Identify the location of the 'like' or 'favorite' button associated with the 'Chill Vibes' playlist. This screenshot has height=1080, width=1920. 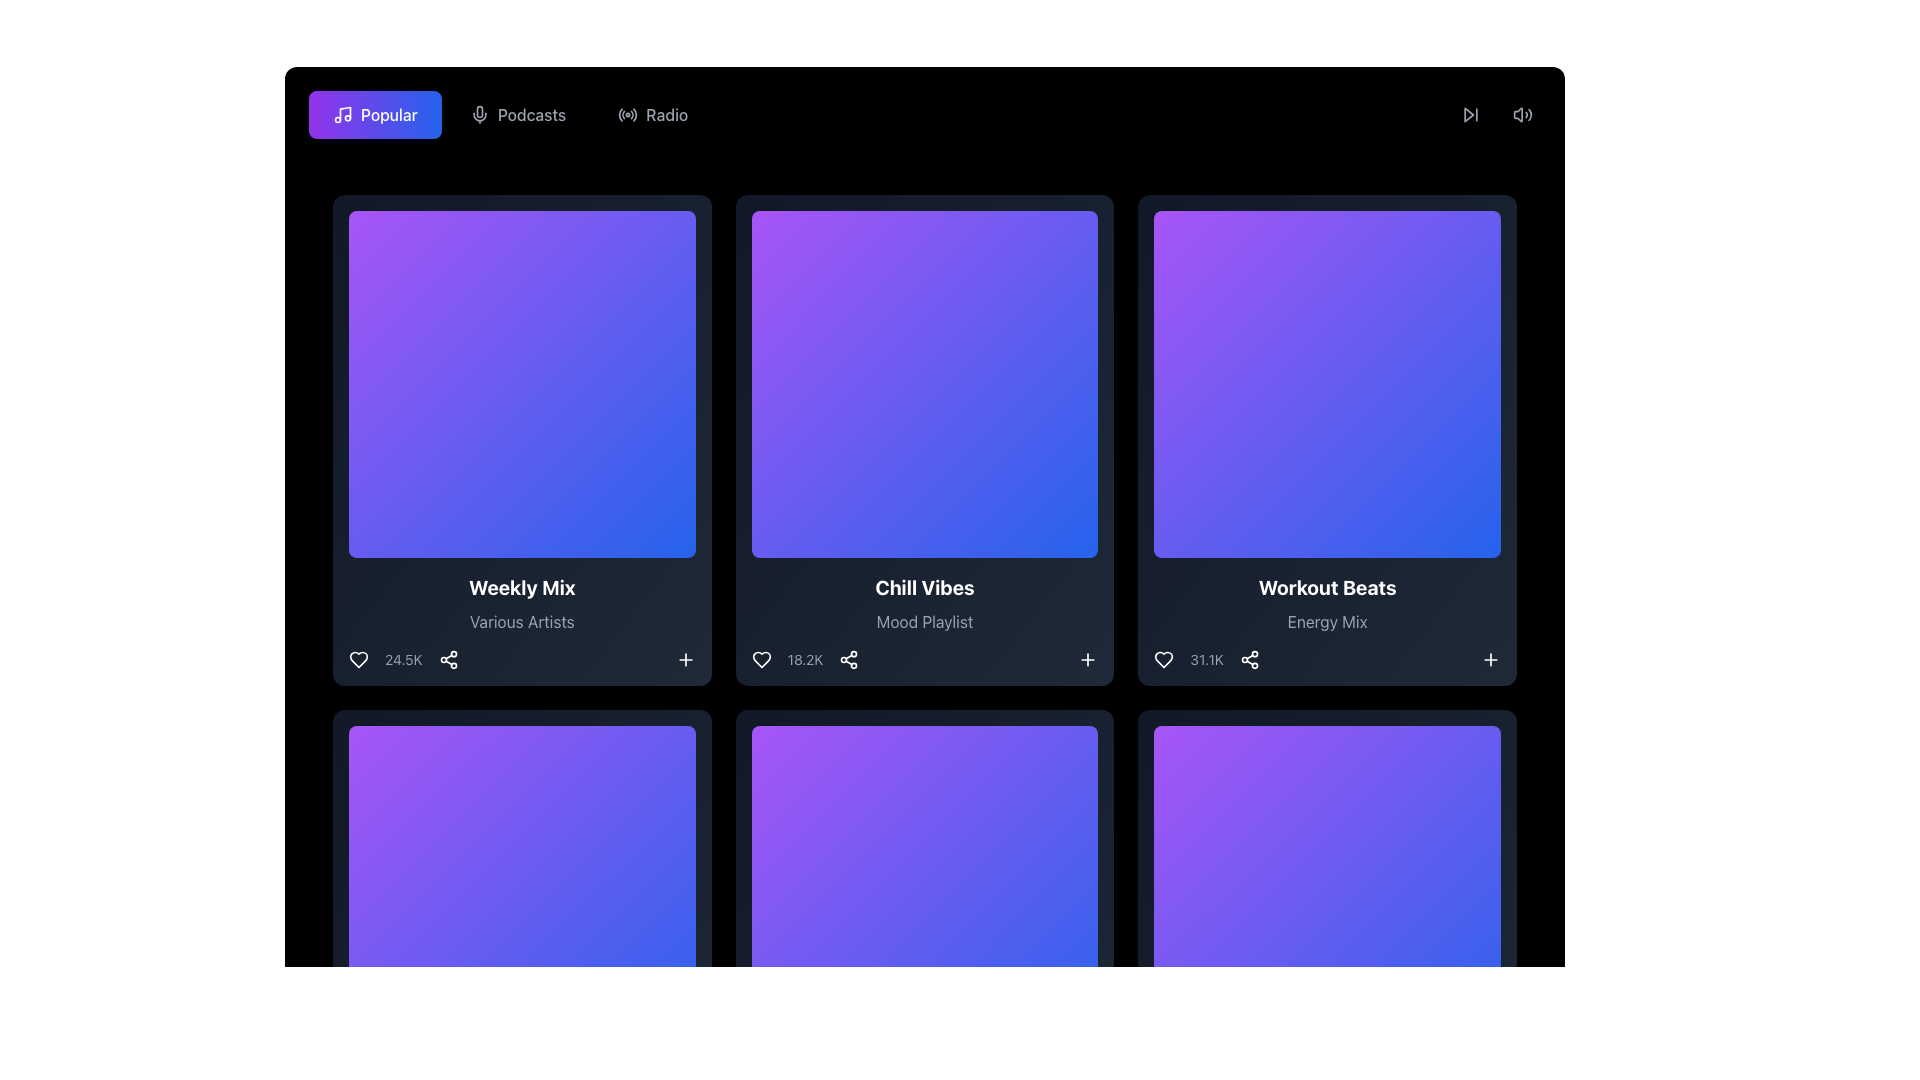
(760, 659).